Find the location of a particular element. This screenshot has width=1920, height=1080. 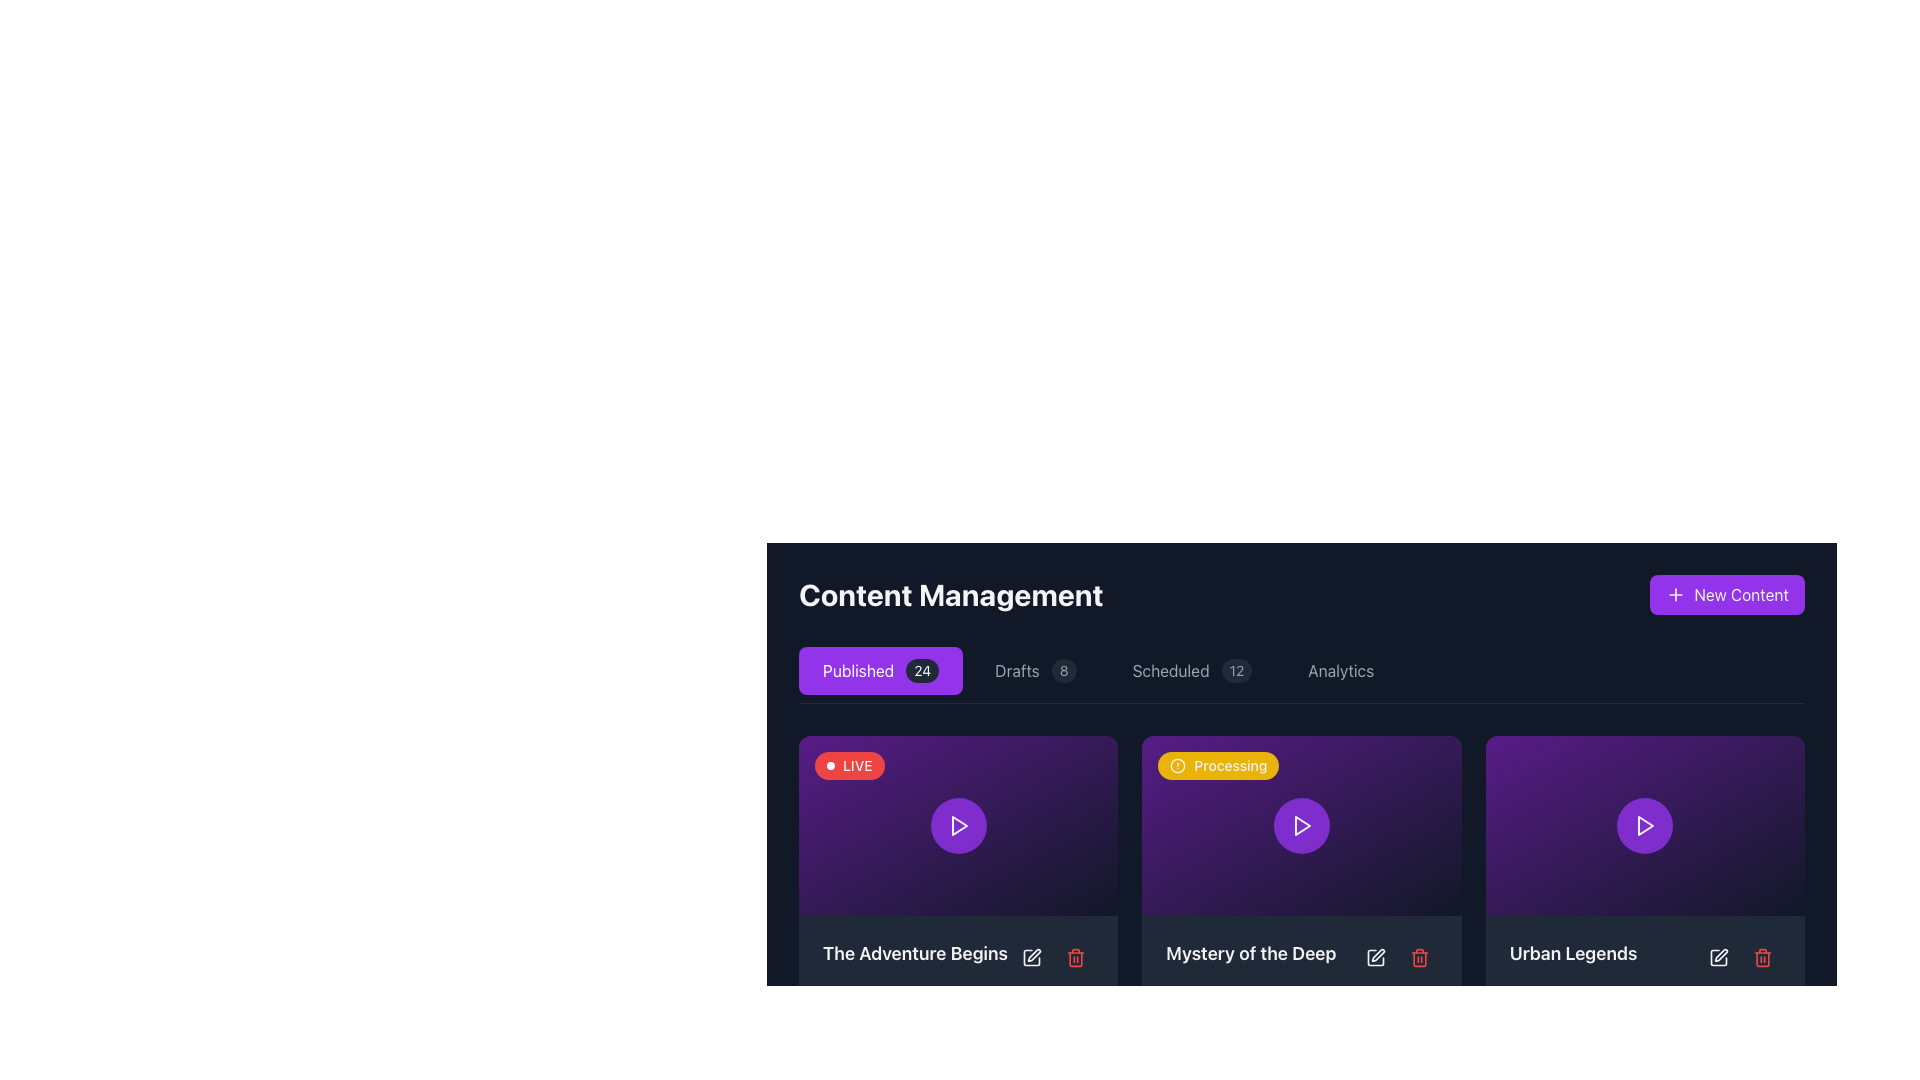

the editing icon button located at the bottom-right of the card labeled 'The Adventure Begins' is located at coordinates (1032, 956).